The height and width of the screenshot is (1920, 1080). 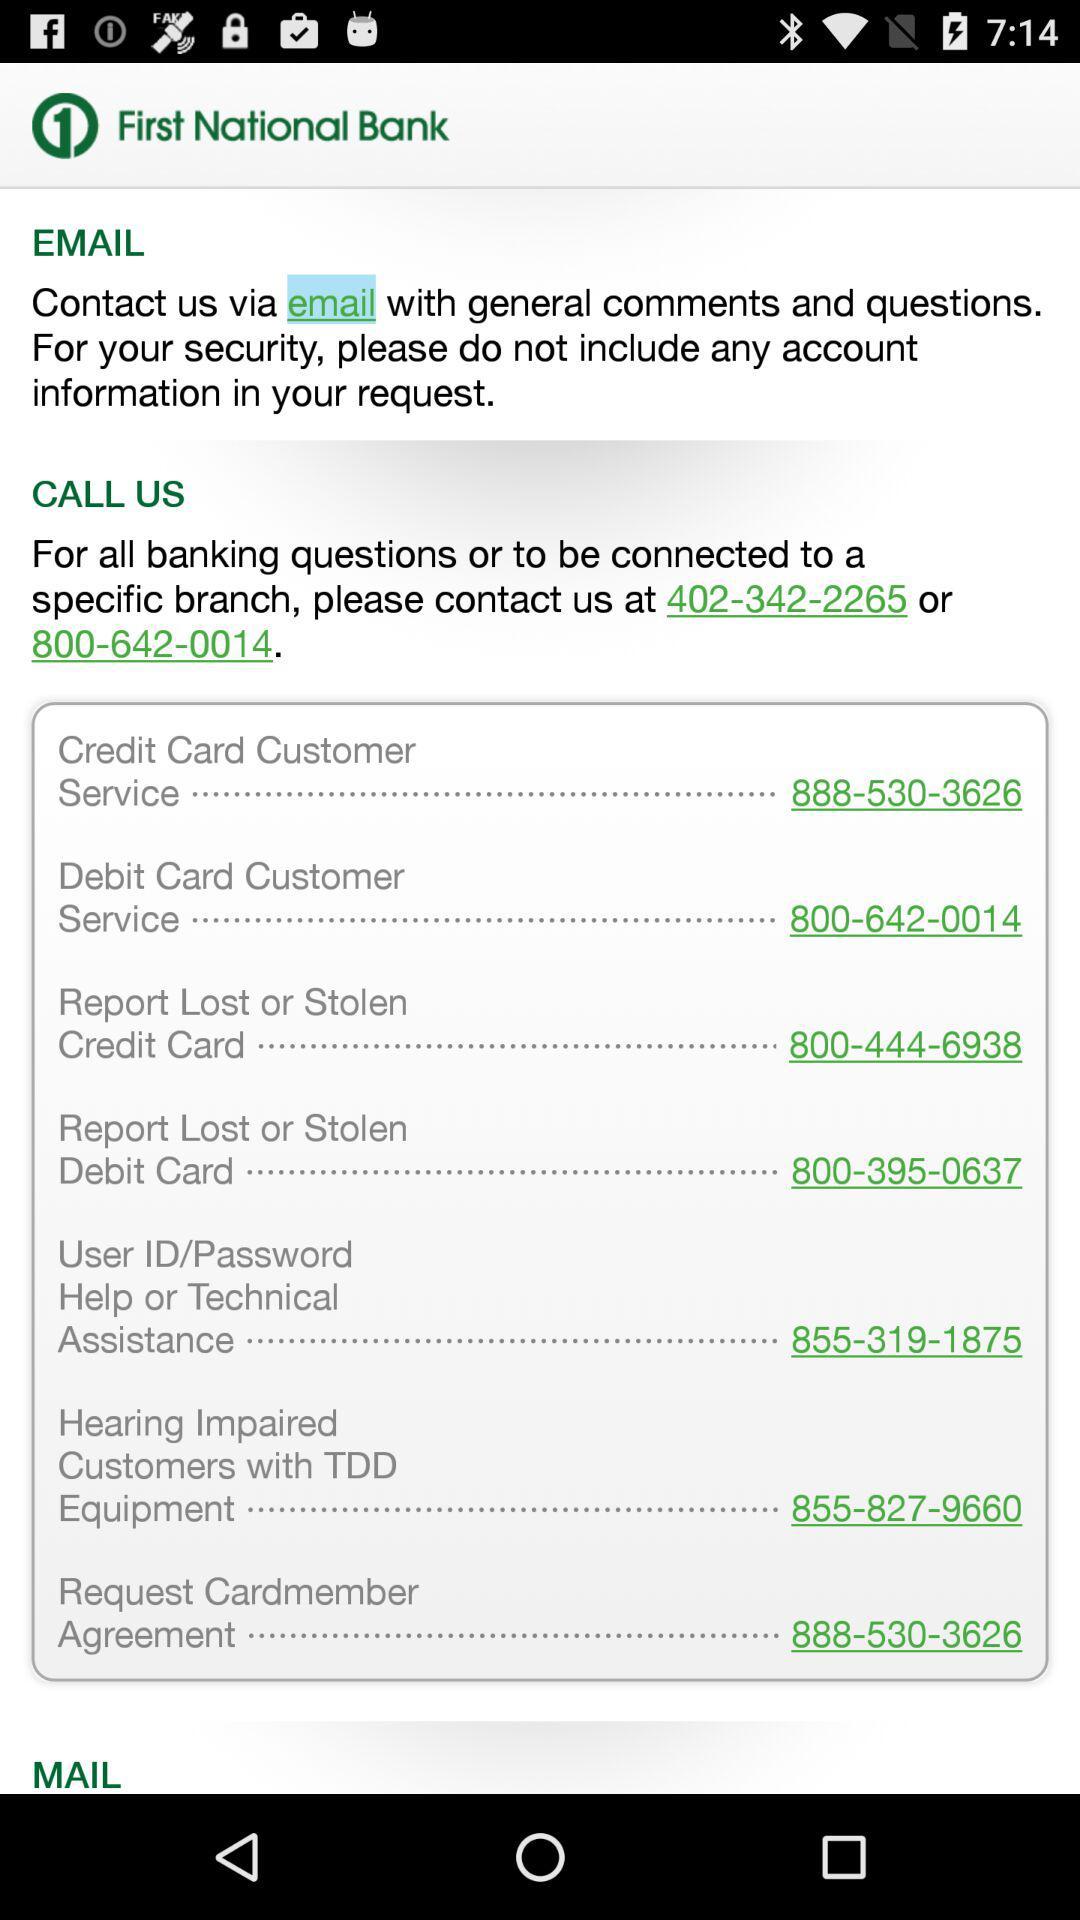 What do you see at coordinates (900, 1298) in the screenshot?
I see `the icon below the report lost or item` at bounding box center [900, 1298].